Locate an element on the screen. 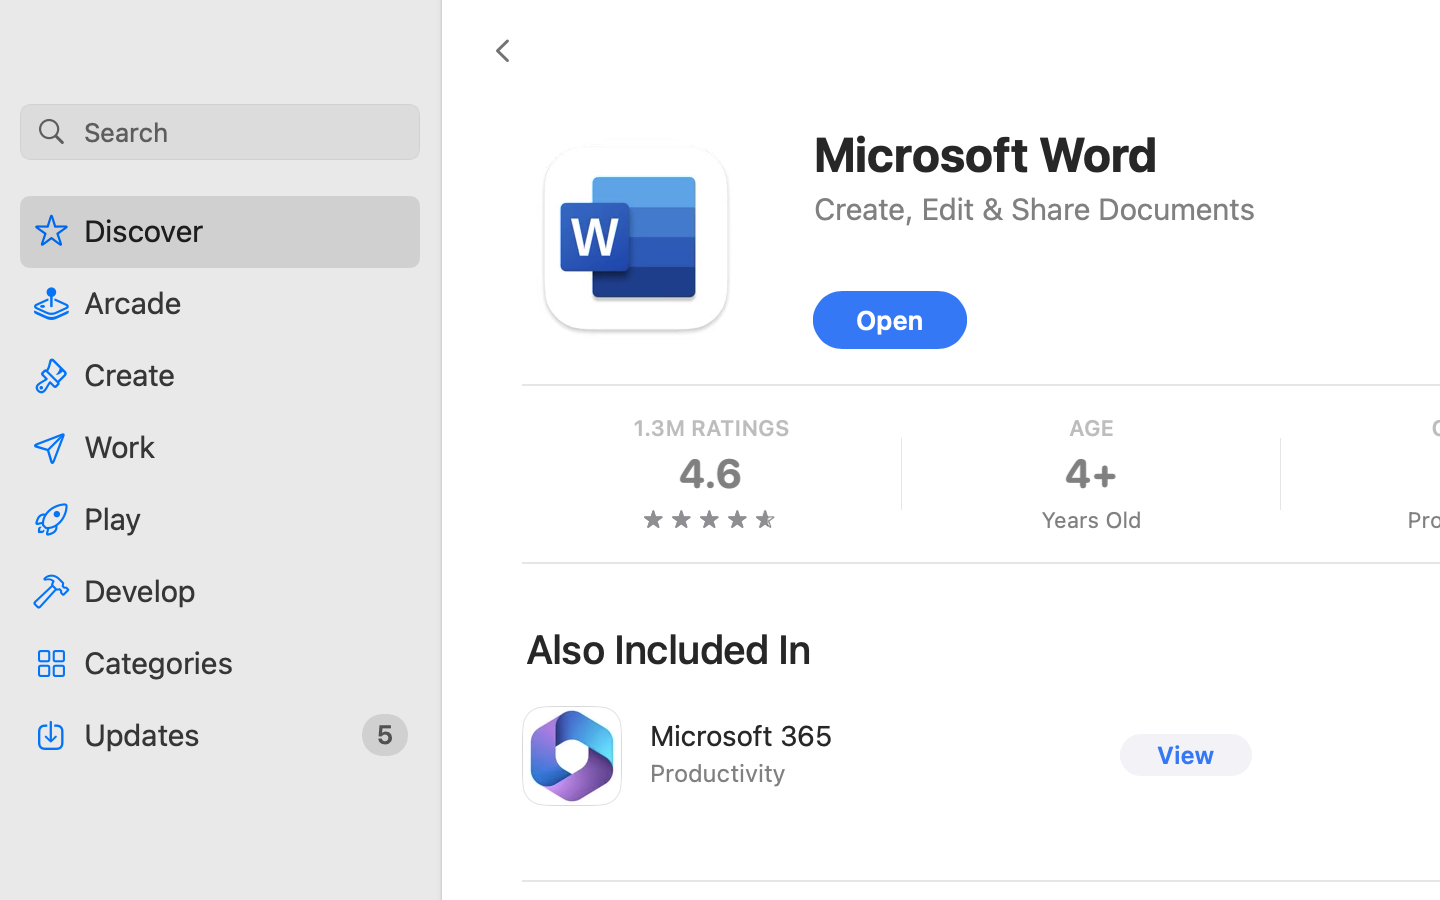  '4.6' is located at coordinates (711, 473).